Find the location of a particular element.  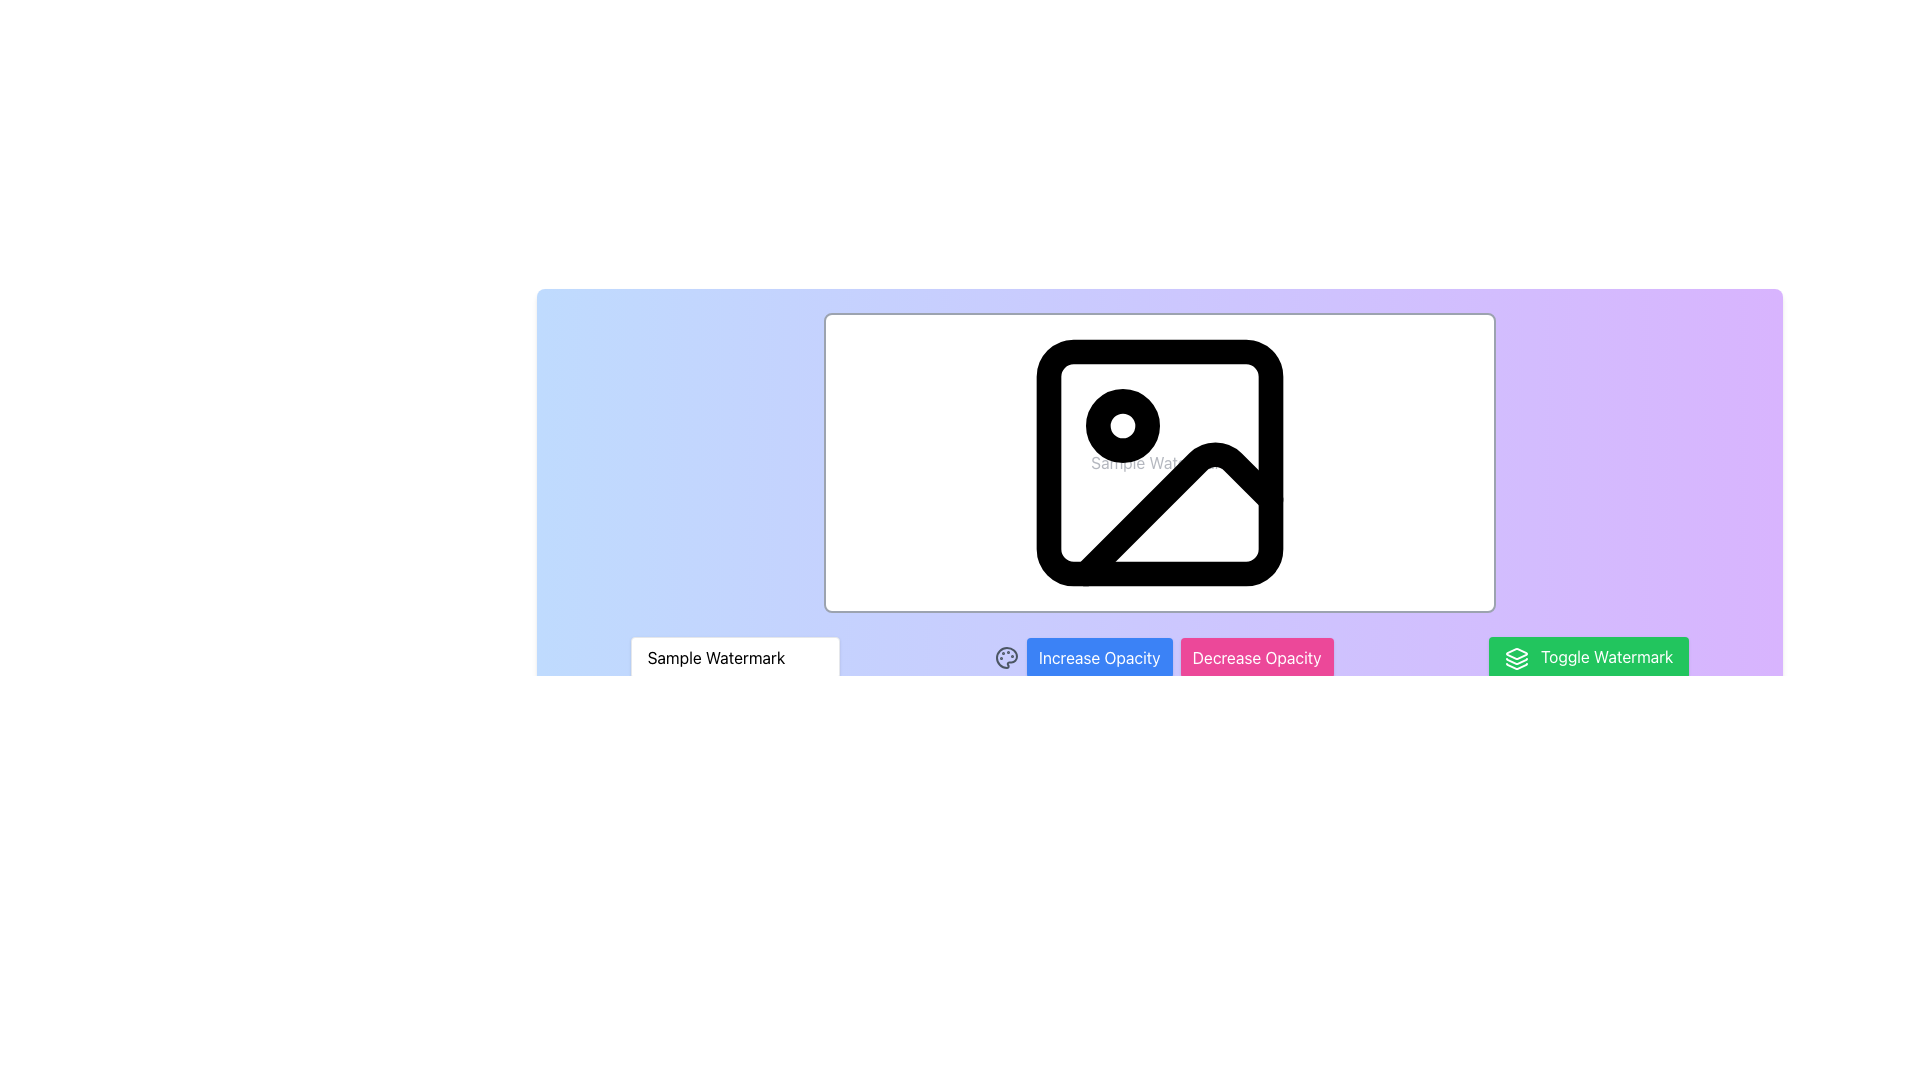

the 'Toggle Watermark' button, which is located at the bottom-right corner of the interface and has an icon representing a stacked layer to its left is located at coordinates (1516, 658).